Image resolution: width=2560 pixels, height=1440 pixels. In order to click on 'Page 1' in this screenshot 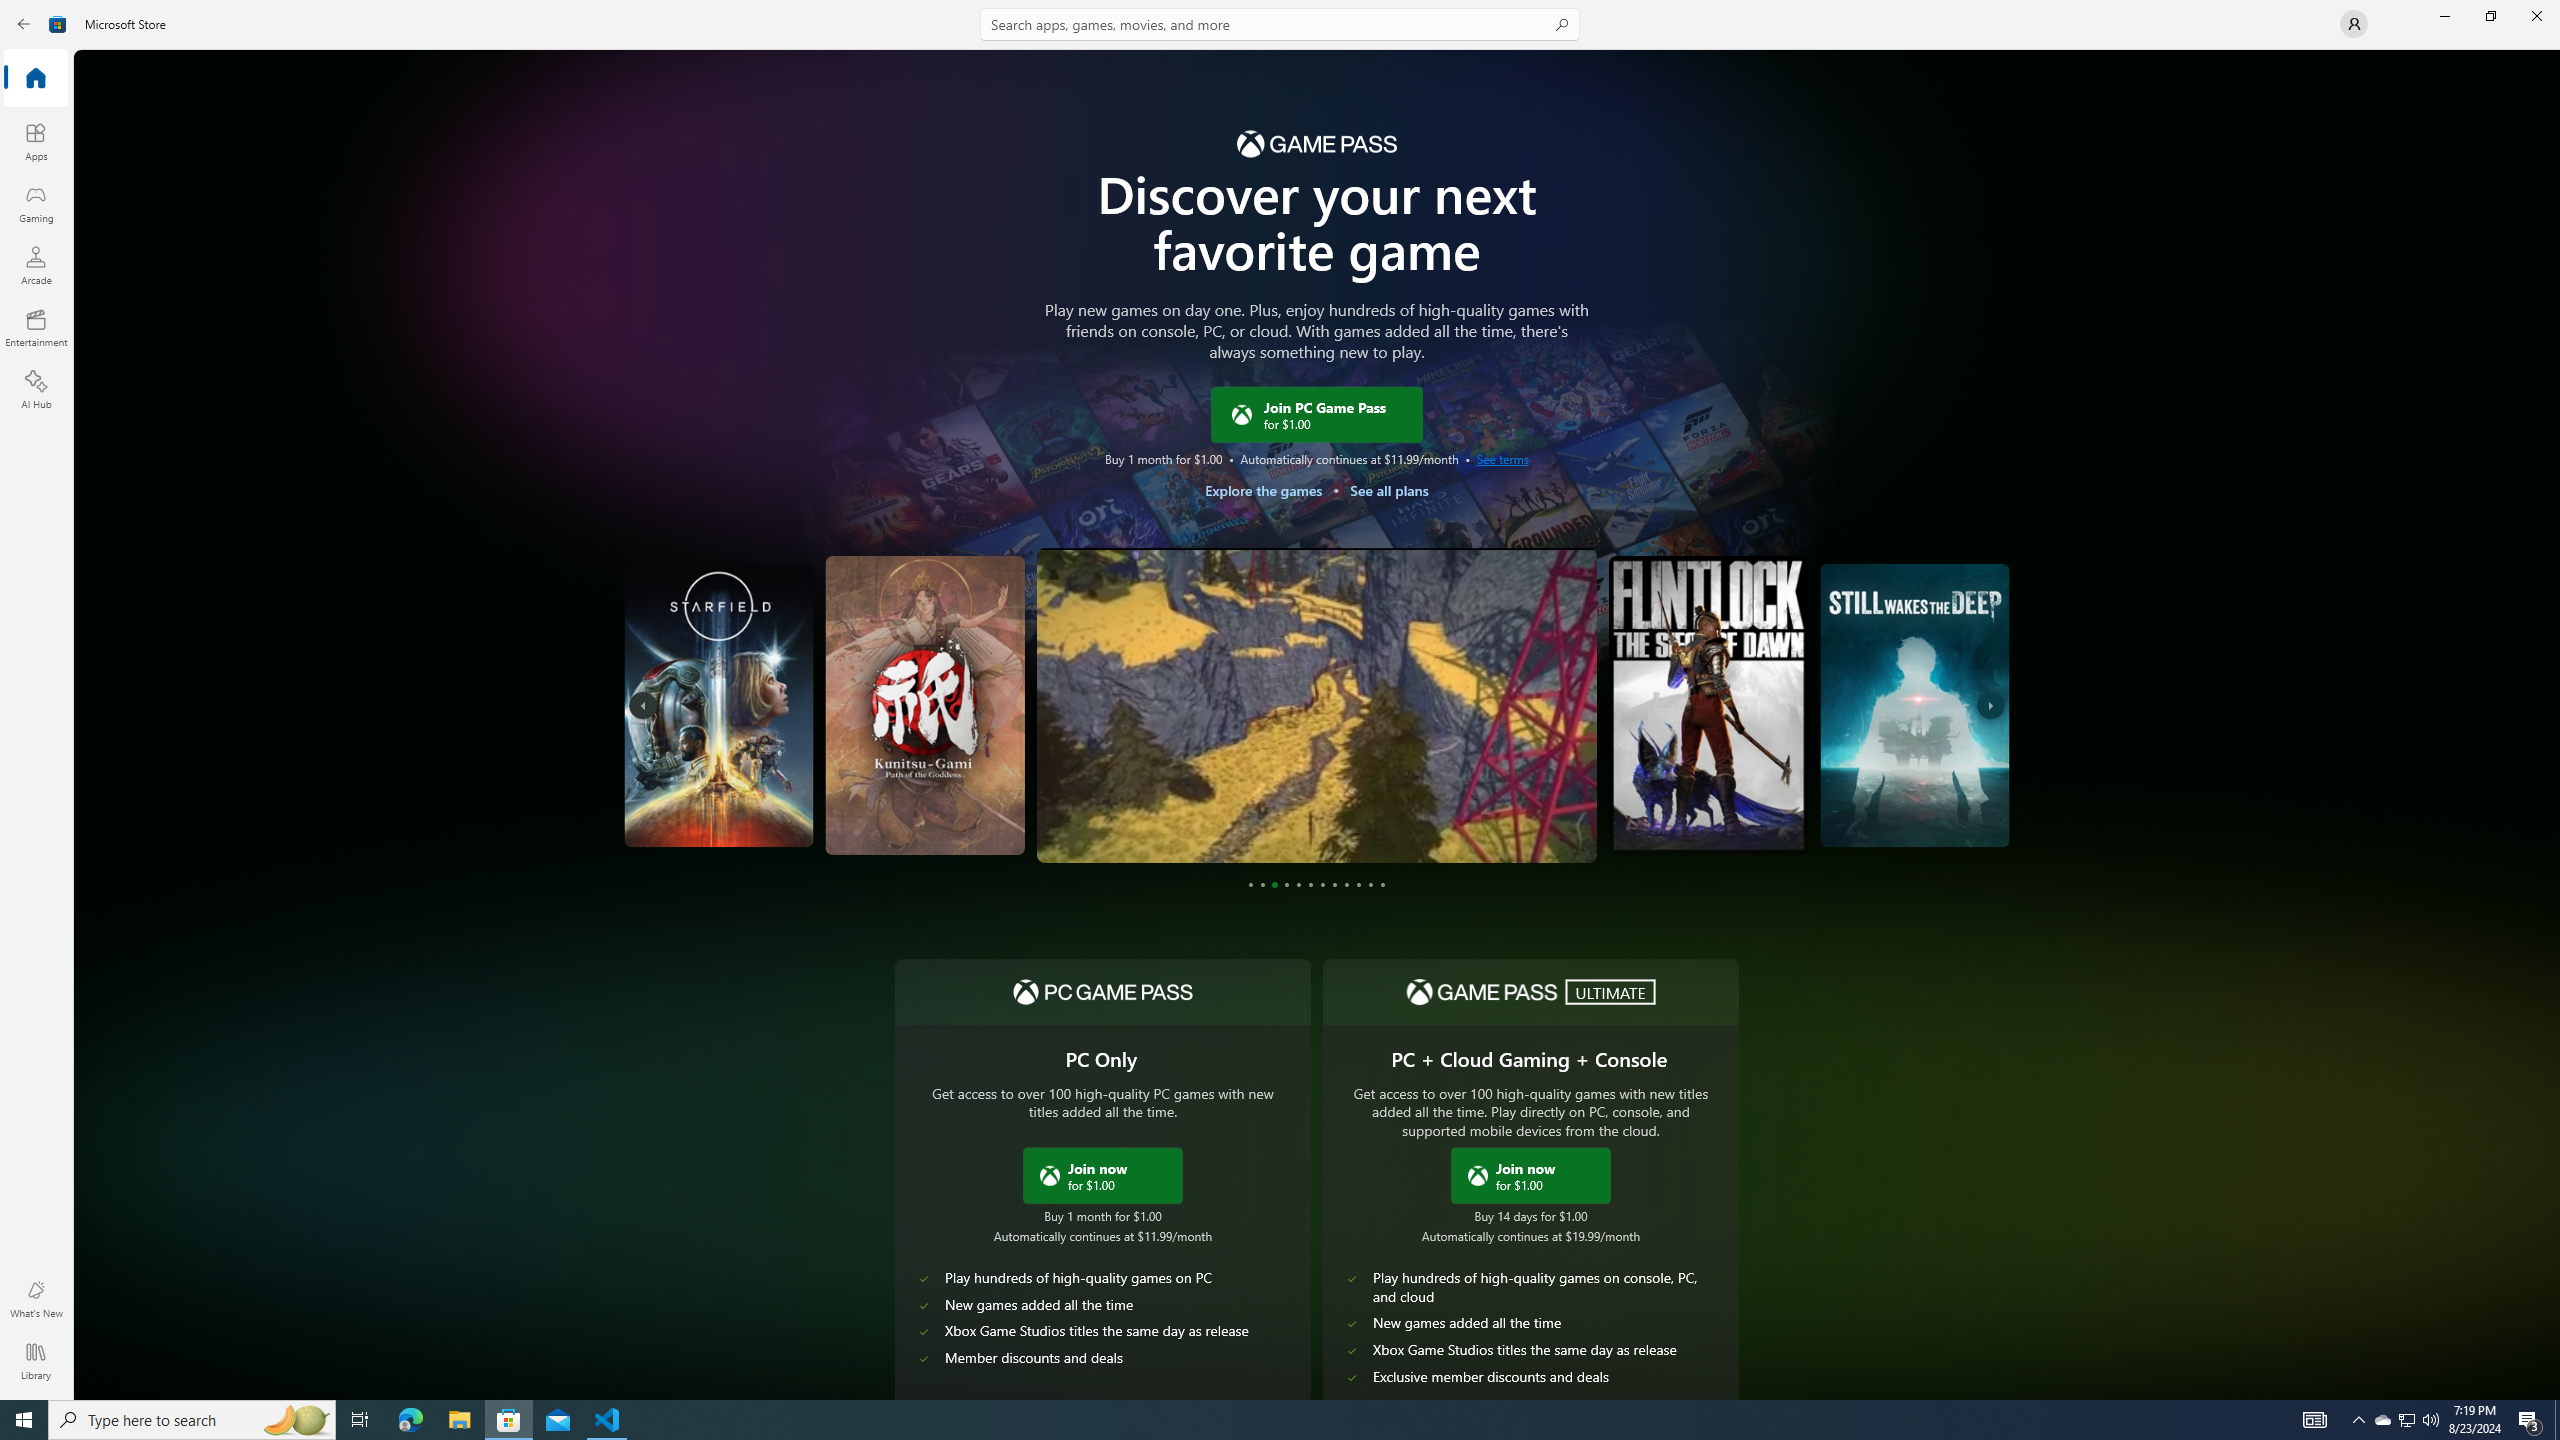, I will do `click(1250, 884)`.